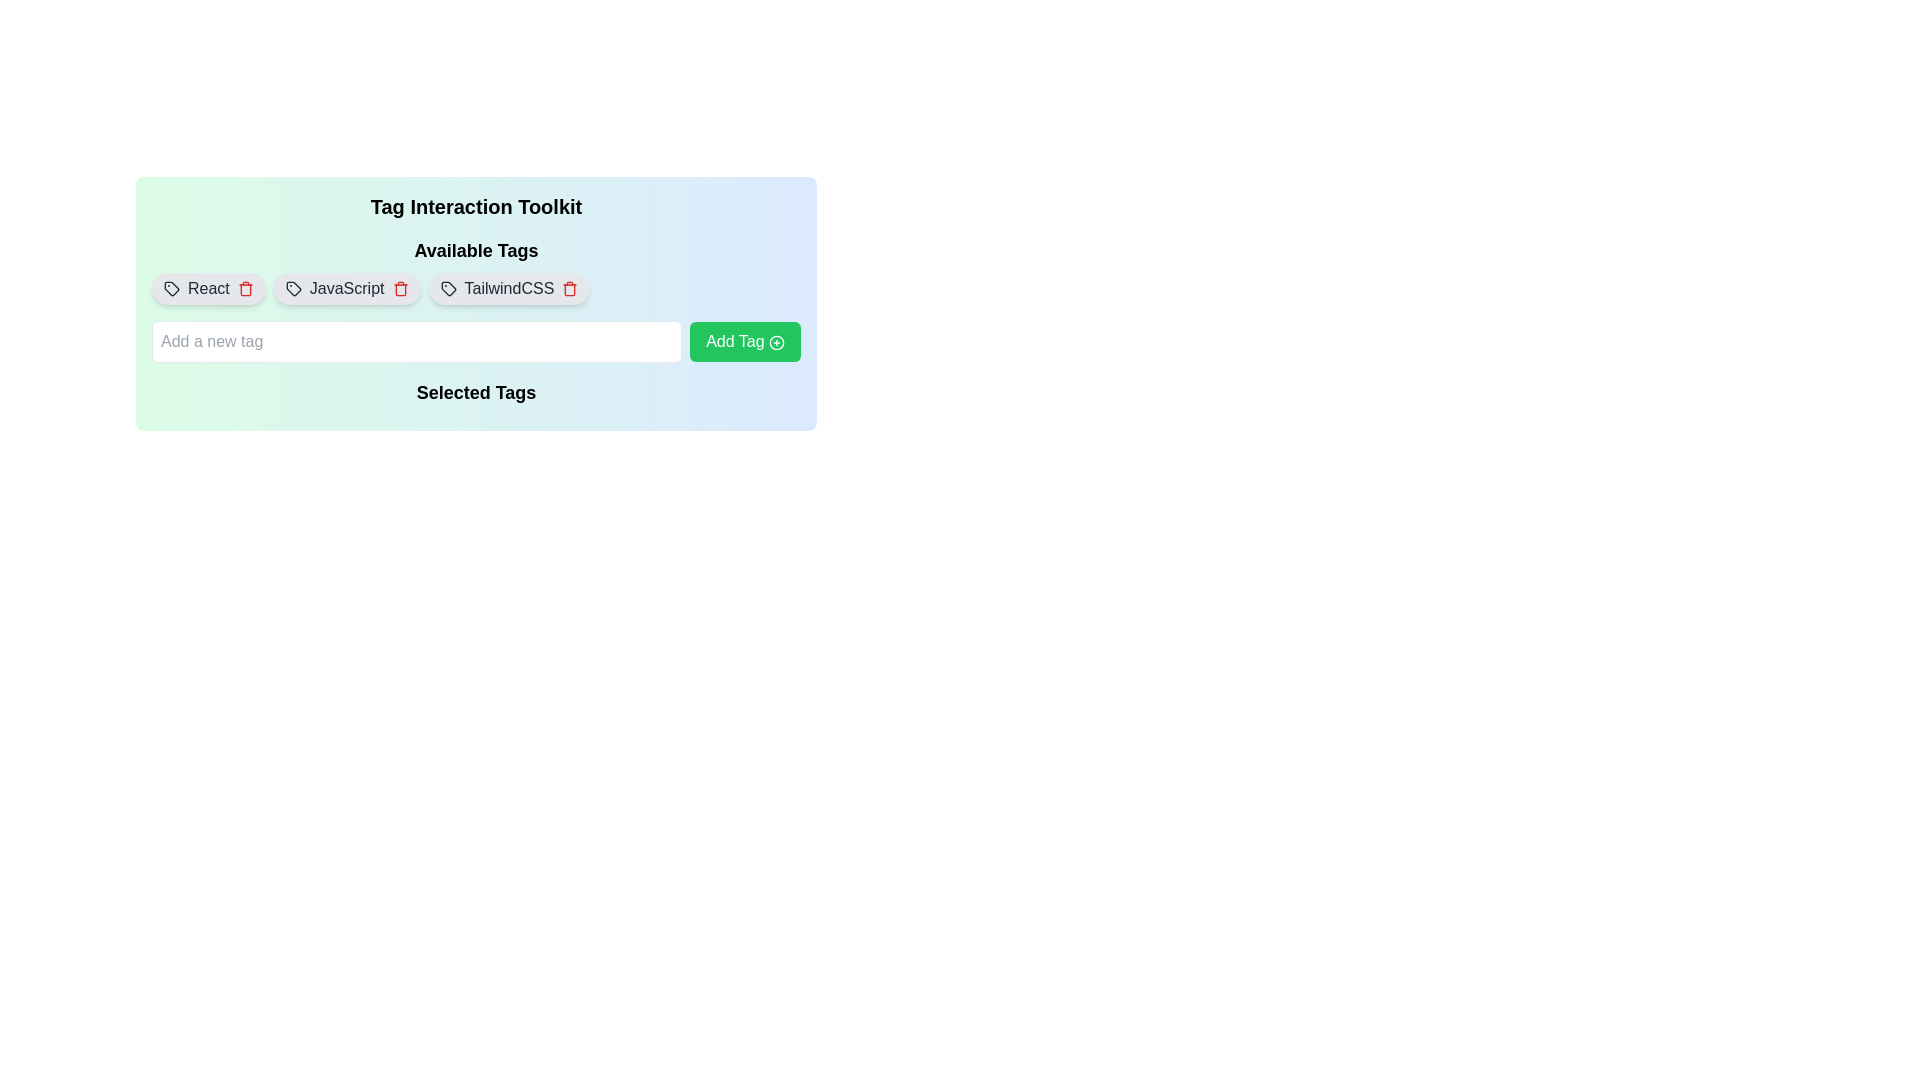 This screenshot has width=1920, height=1080. I want to click on the tag-shaped icon (SVG) located within the 'JavaScript' tag button in the 'Available Tags' section of the UI, which is positioned towards the left side, adjacent to the text label 'JavaScript', so click(292, 289).